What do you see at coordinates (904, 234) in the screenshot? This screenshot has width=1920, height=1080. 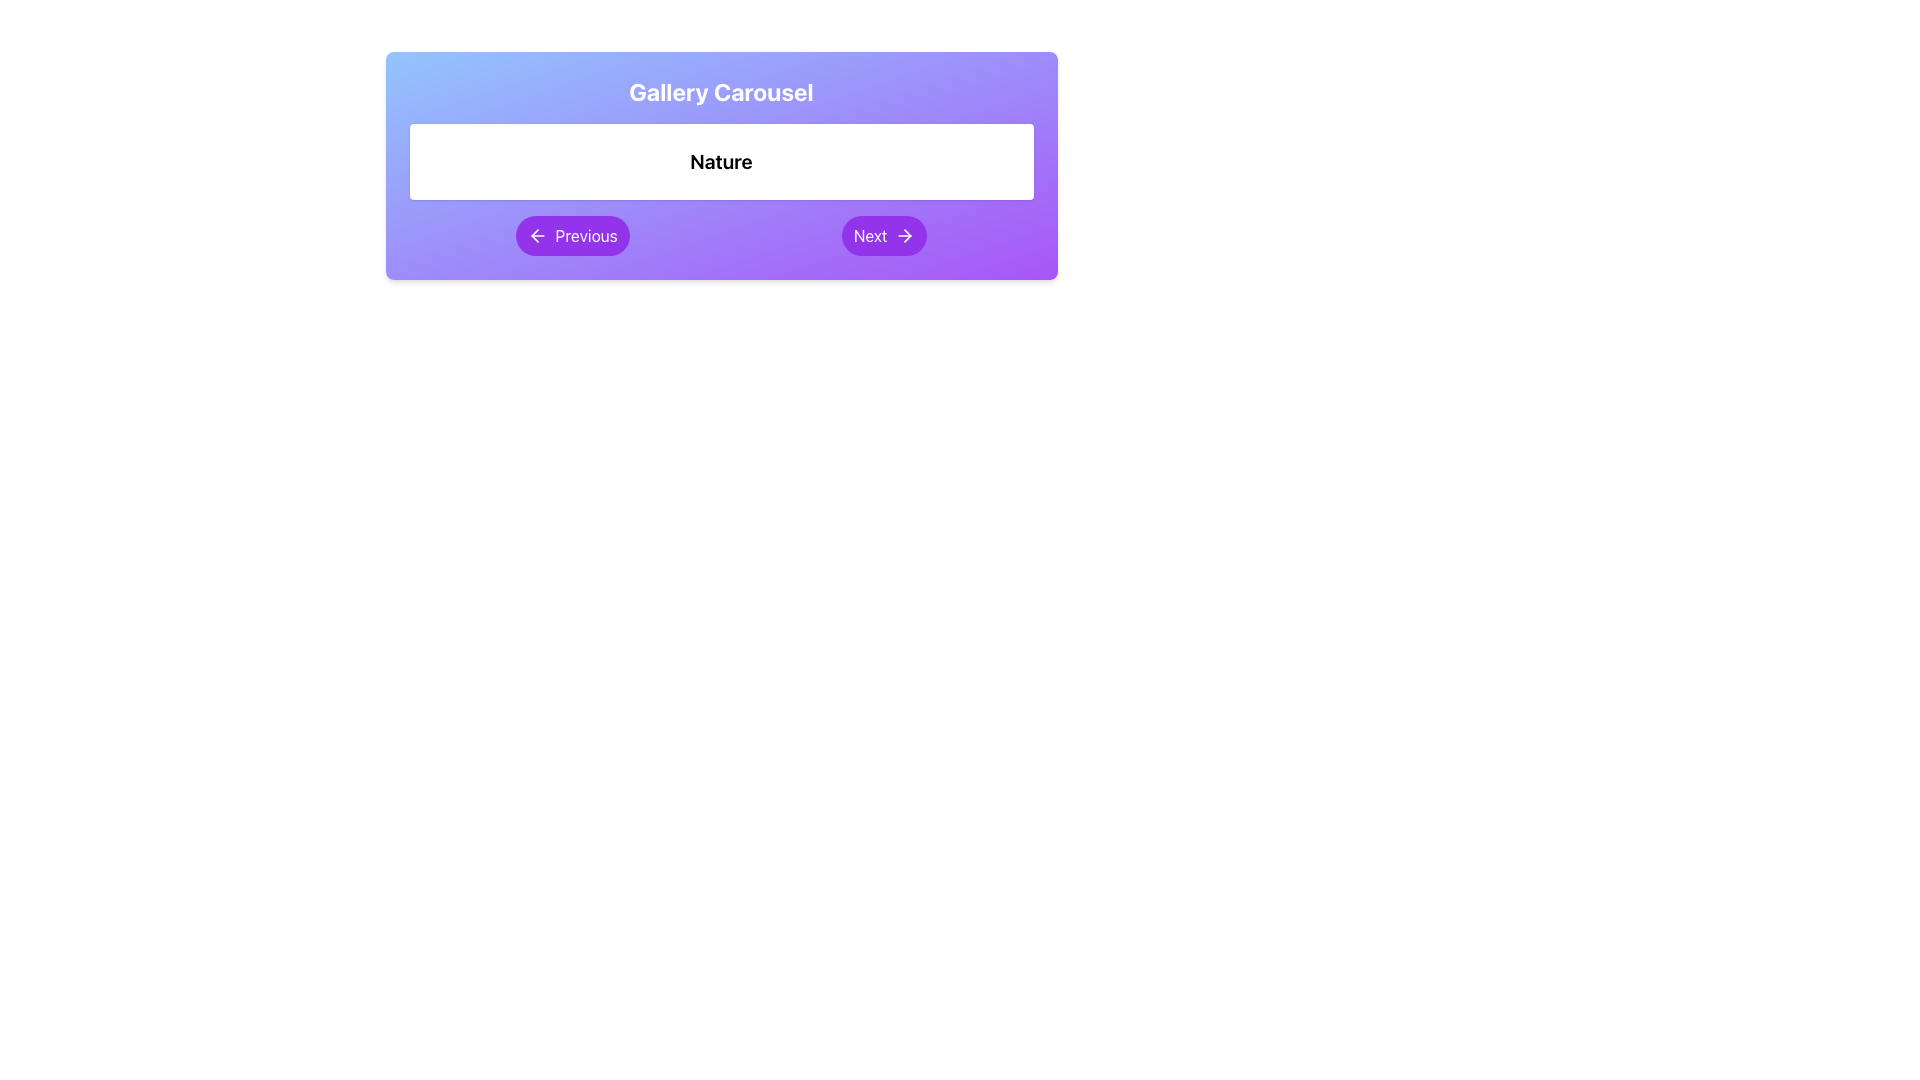 I see `the right-facing arrow icon inside the rounded purple 'Next' button located at the bottom-right of the carousel interface` at bounding box center [904, 234].